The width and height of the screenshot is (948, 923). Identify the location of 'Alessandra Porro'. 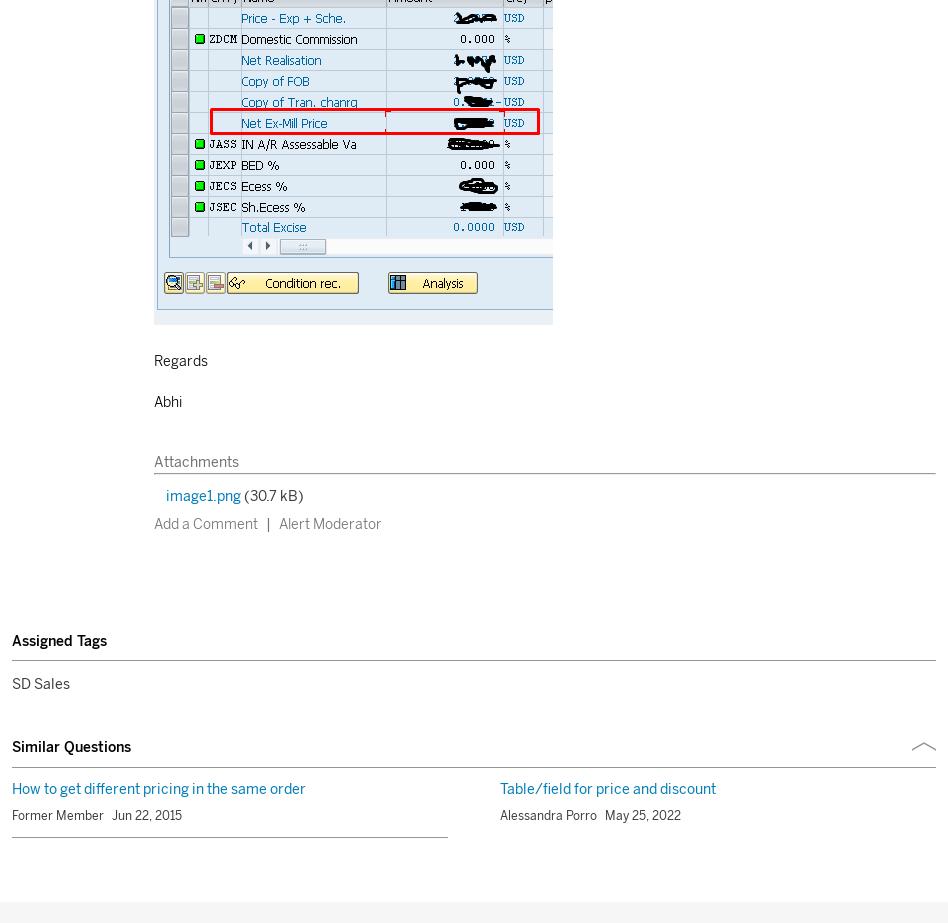
(548, 815).